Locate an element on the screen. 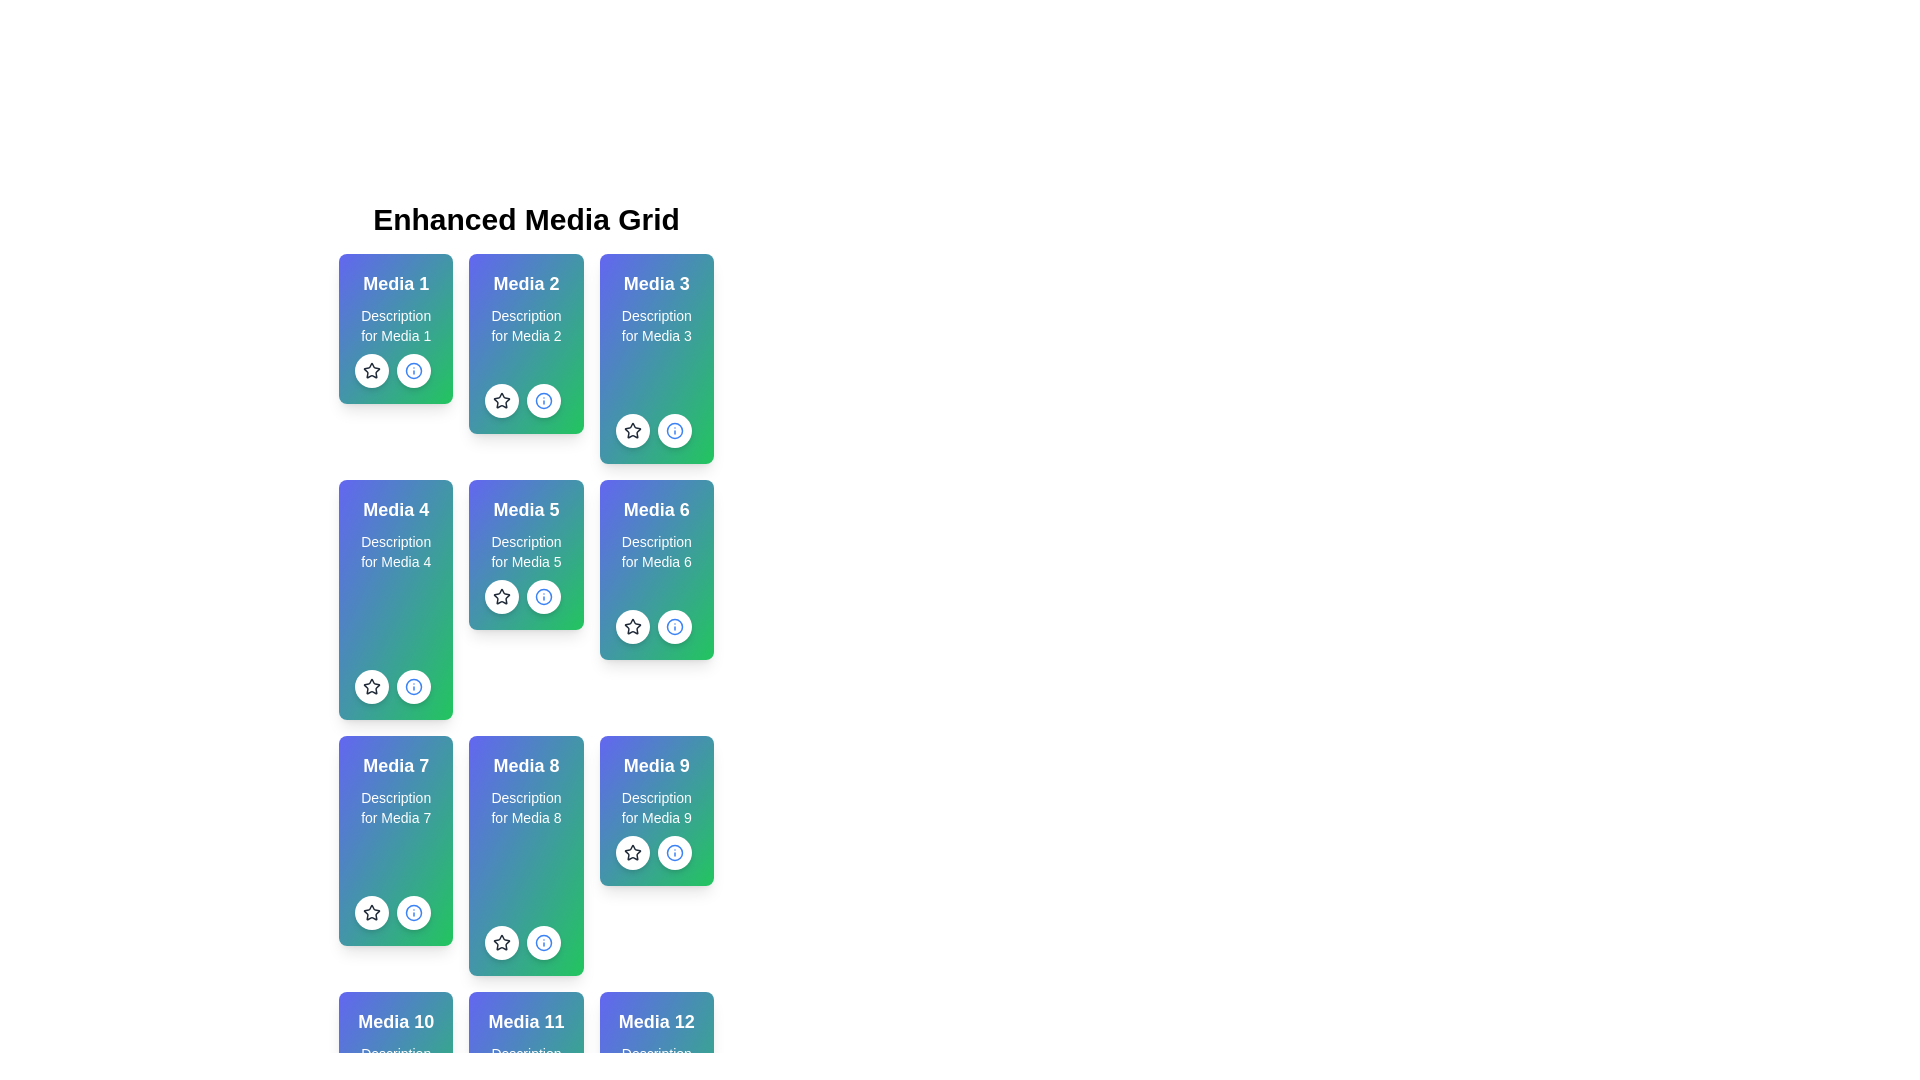  the text label that states 'Description for Media 8', which is centrally aligned within the card labeled 'Media 8' in the grid layout is located at coordinates (526, 806).